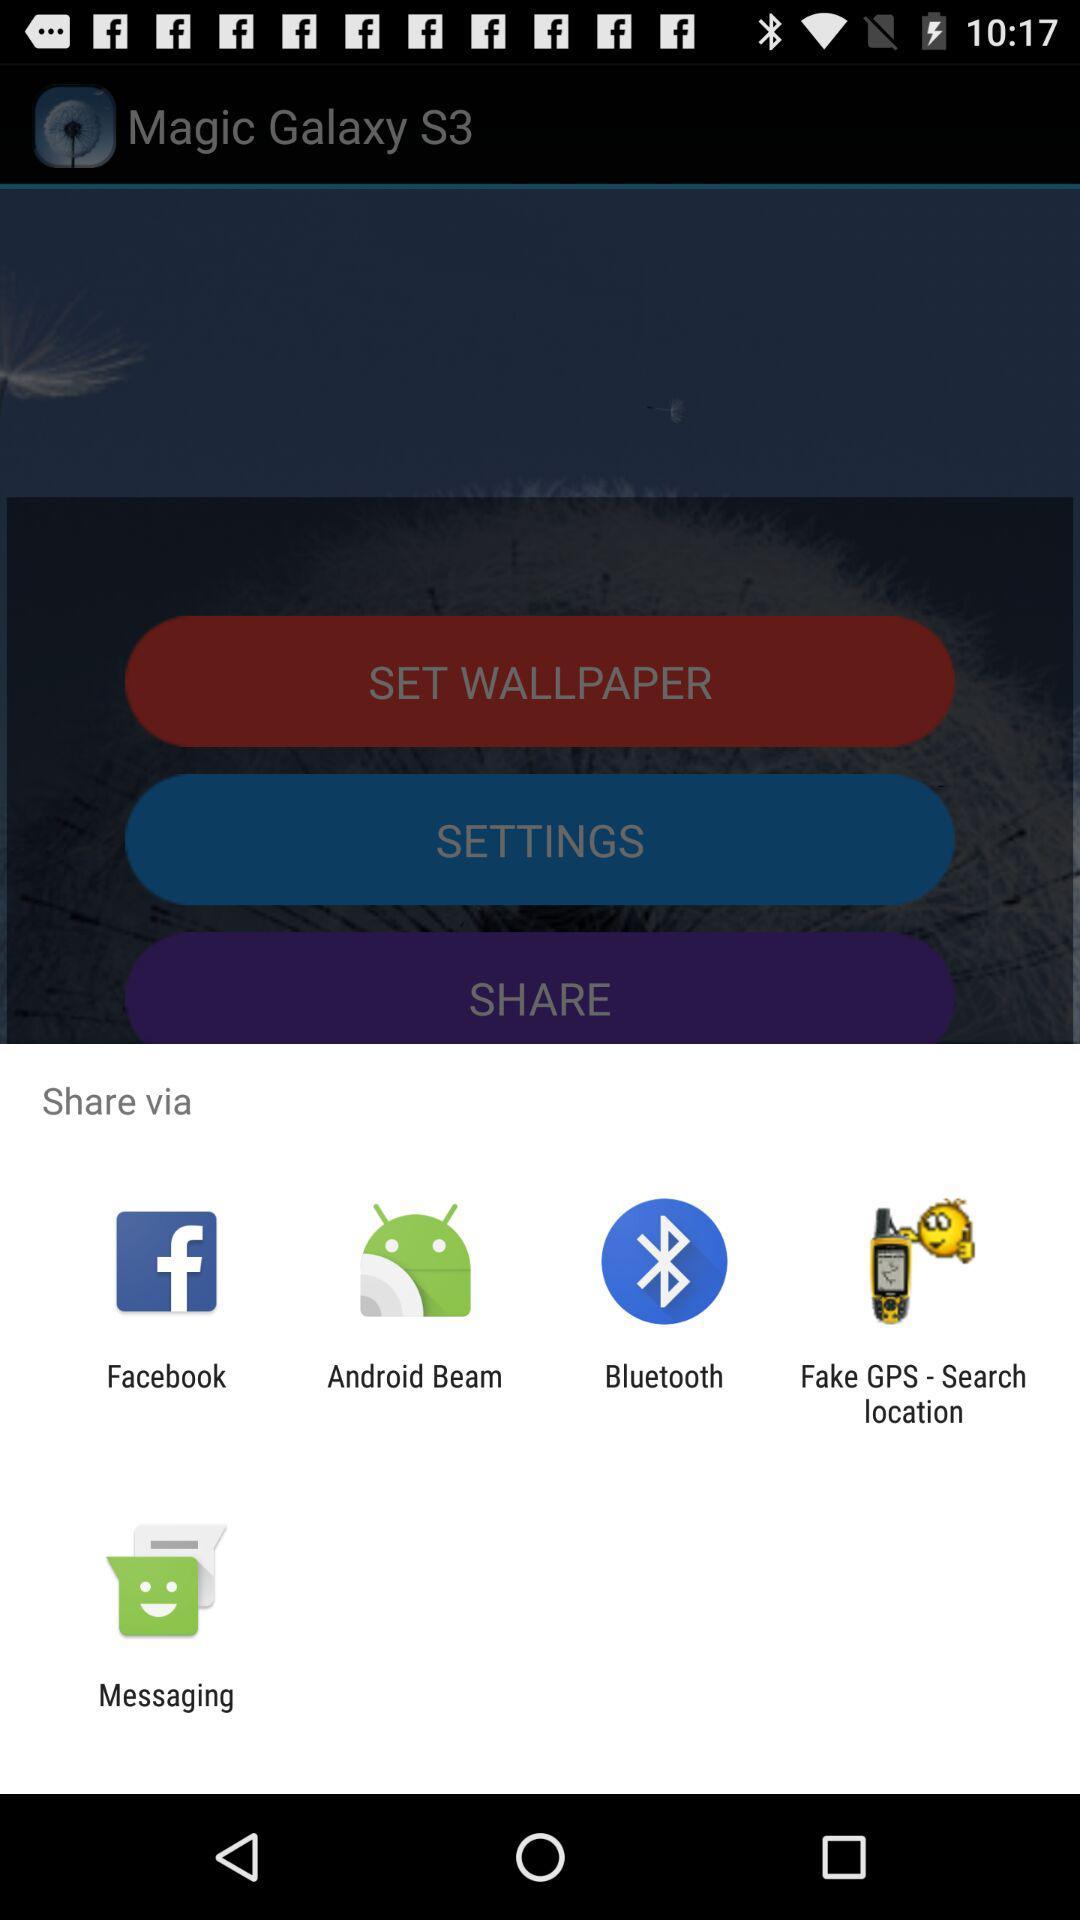  I want to click on the facebook icon, so click(165, 1392).